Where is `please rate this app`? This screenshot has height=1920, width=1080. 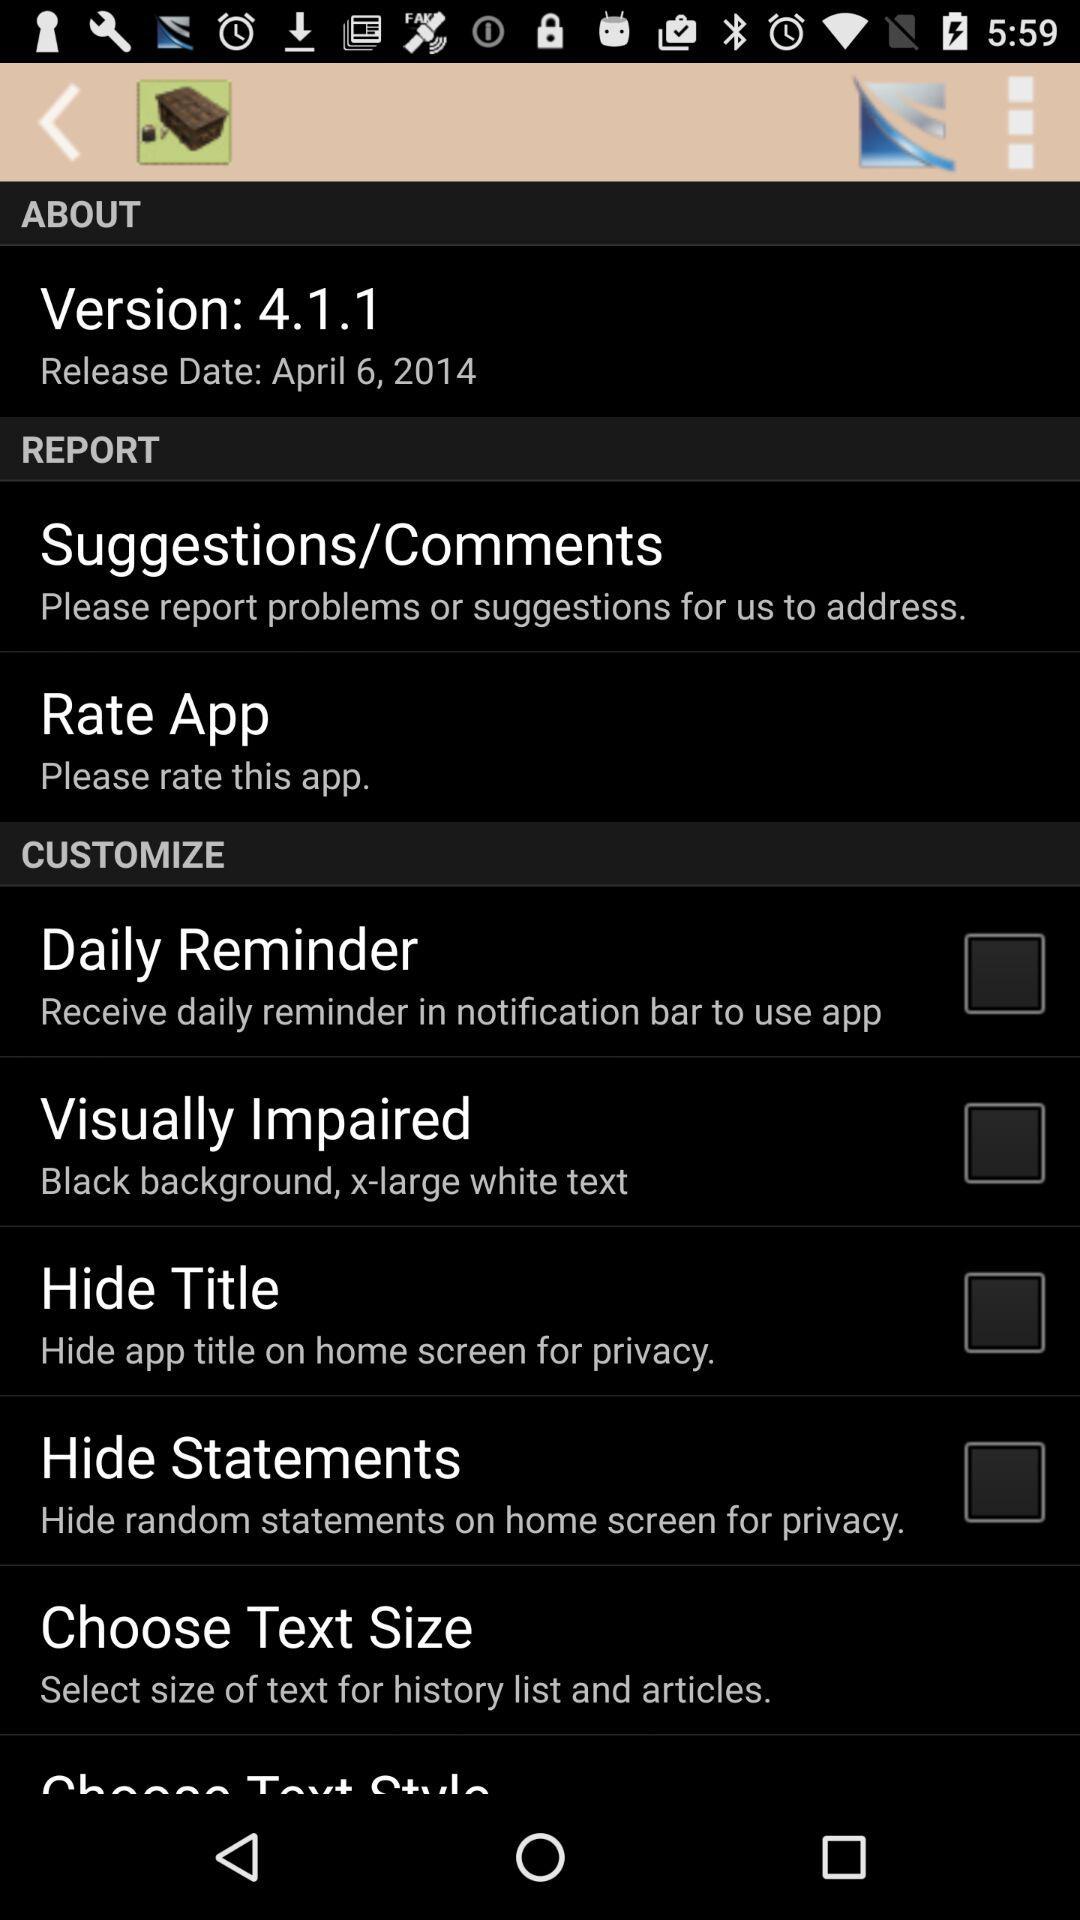
please rate this app is located at coordinates (205, 773).